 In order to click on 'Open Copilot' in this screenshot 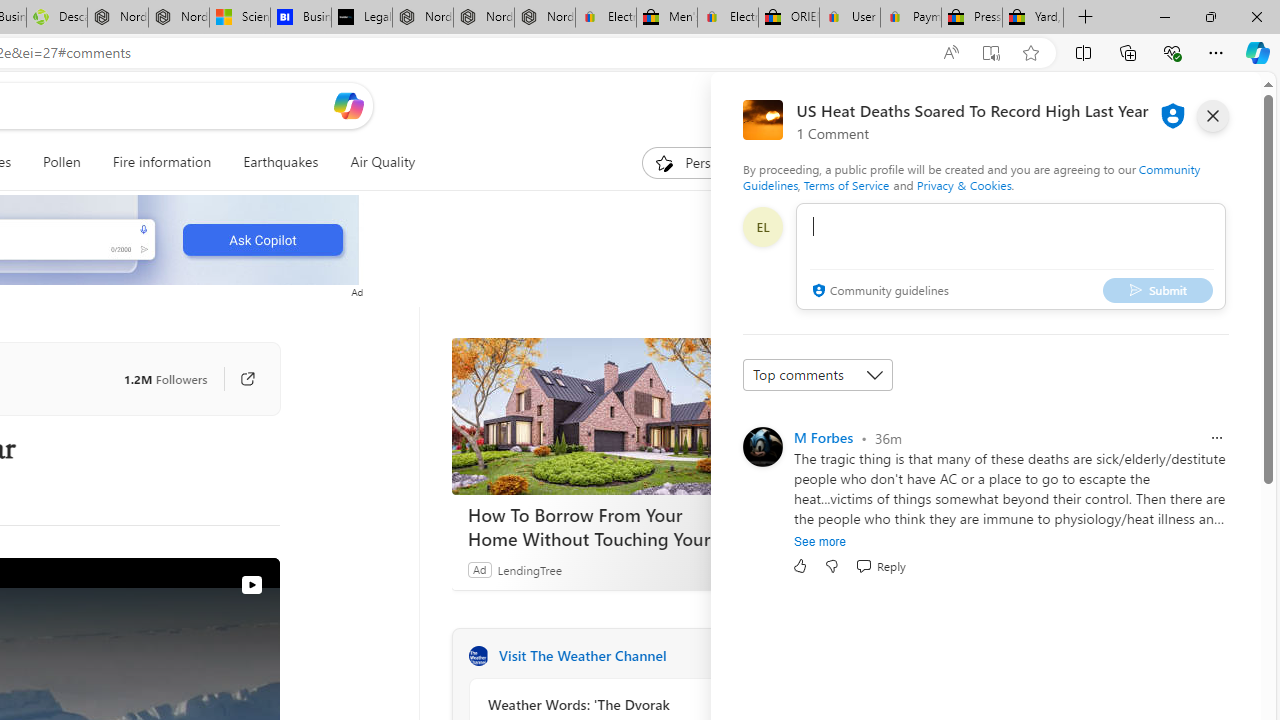, I will do `click(348, 105)`.